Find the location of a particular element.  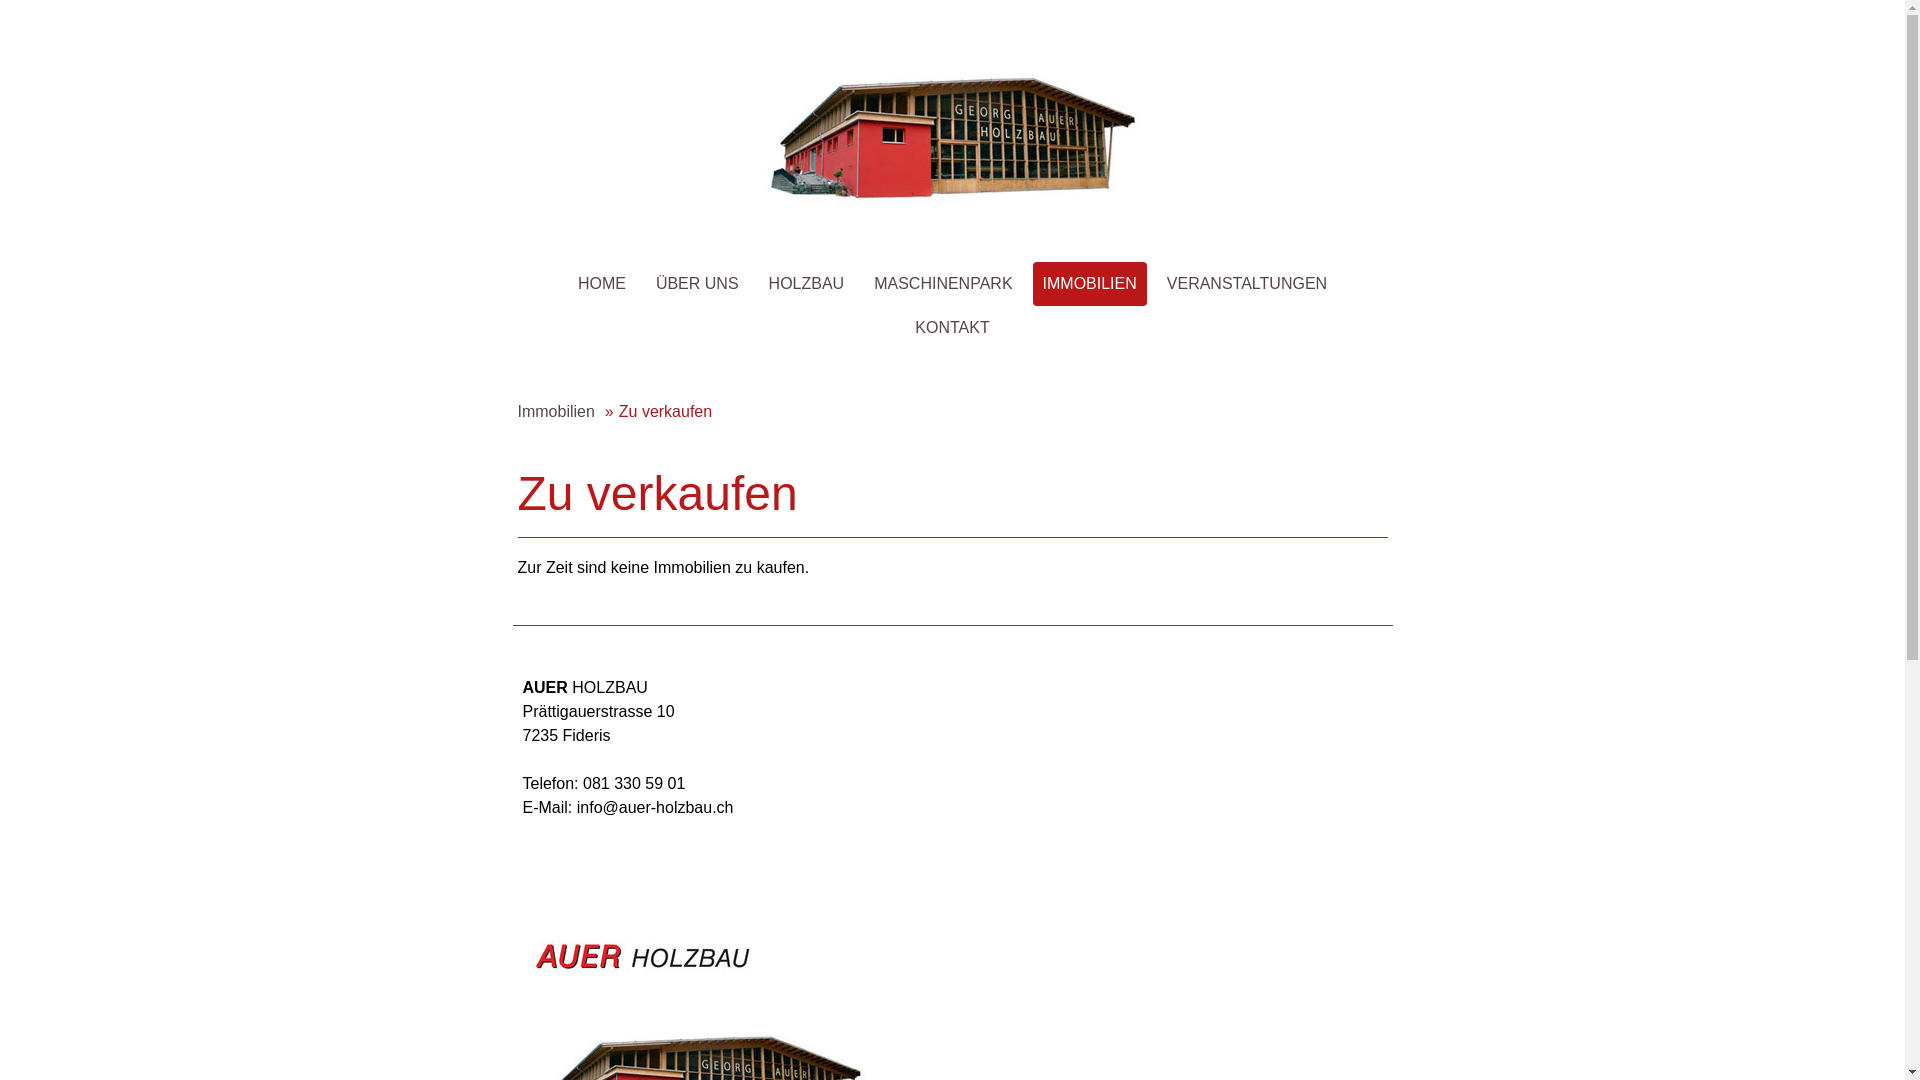

'Zu verkaufen' is located at coordinates (658, 410).